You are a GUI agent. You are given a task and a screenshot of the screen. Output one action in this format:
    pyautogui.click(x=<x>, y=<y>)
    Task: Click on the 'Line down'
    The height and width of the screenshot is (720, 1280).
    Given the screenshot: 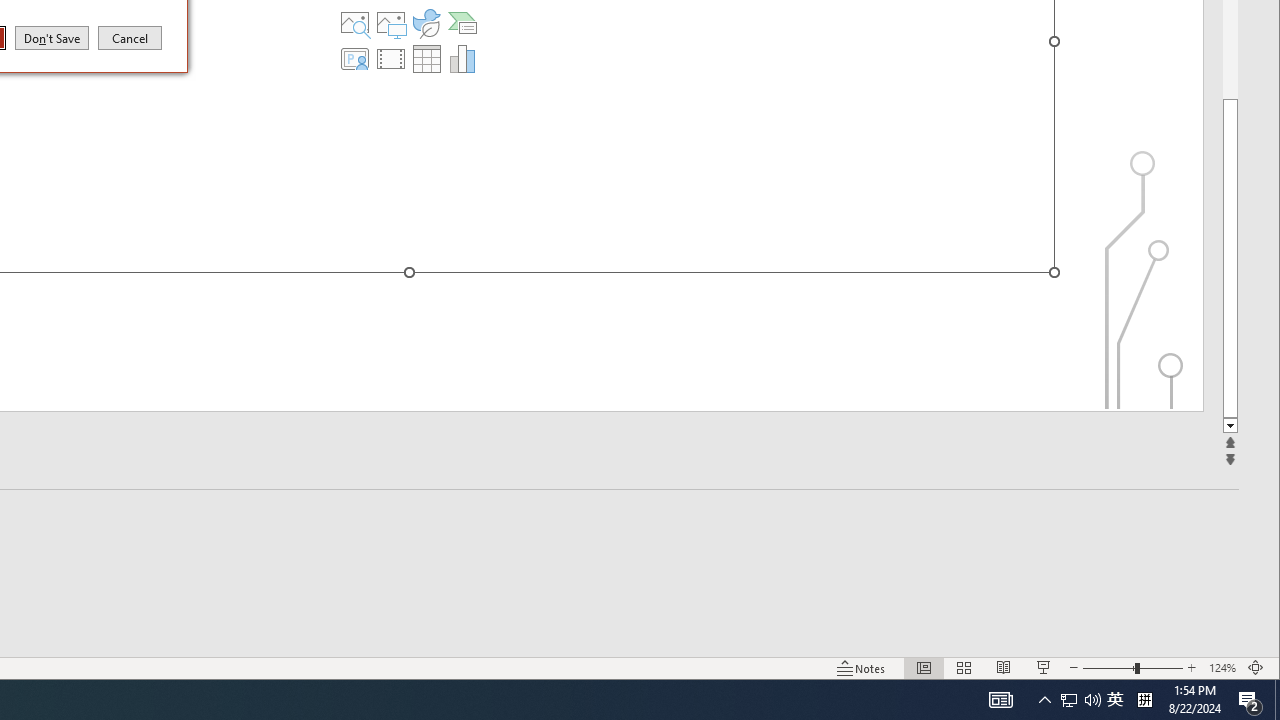 What is the action you would take?
    pyautogui.click(x=1229, y=425)
    